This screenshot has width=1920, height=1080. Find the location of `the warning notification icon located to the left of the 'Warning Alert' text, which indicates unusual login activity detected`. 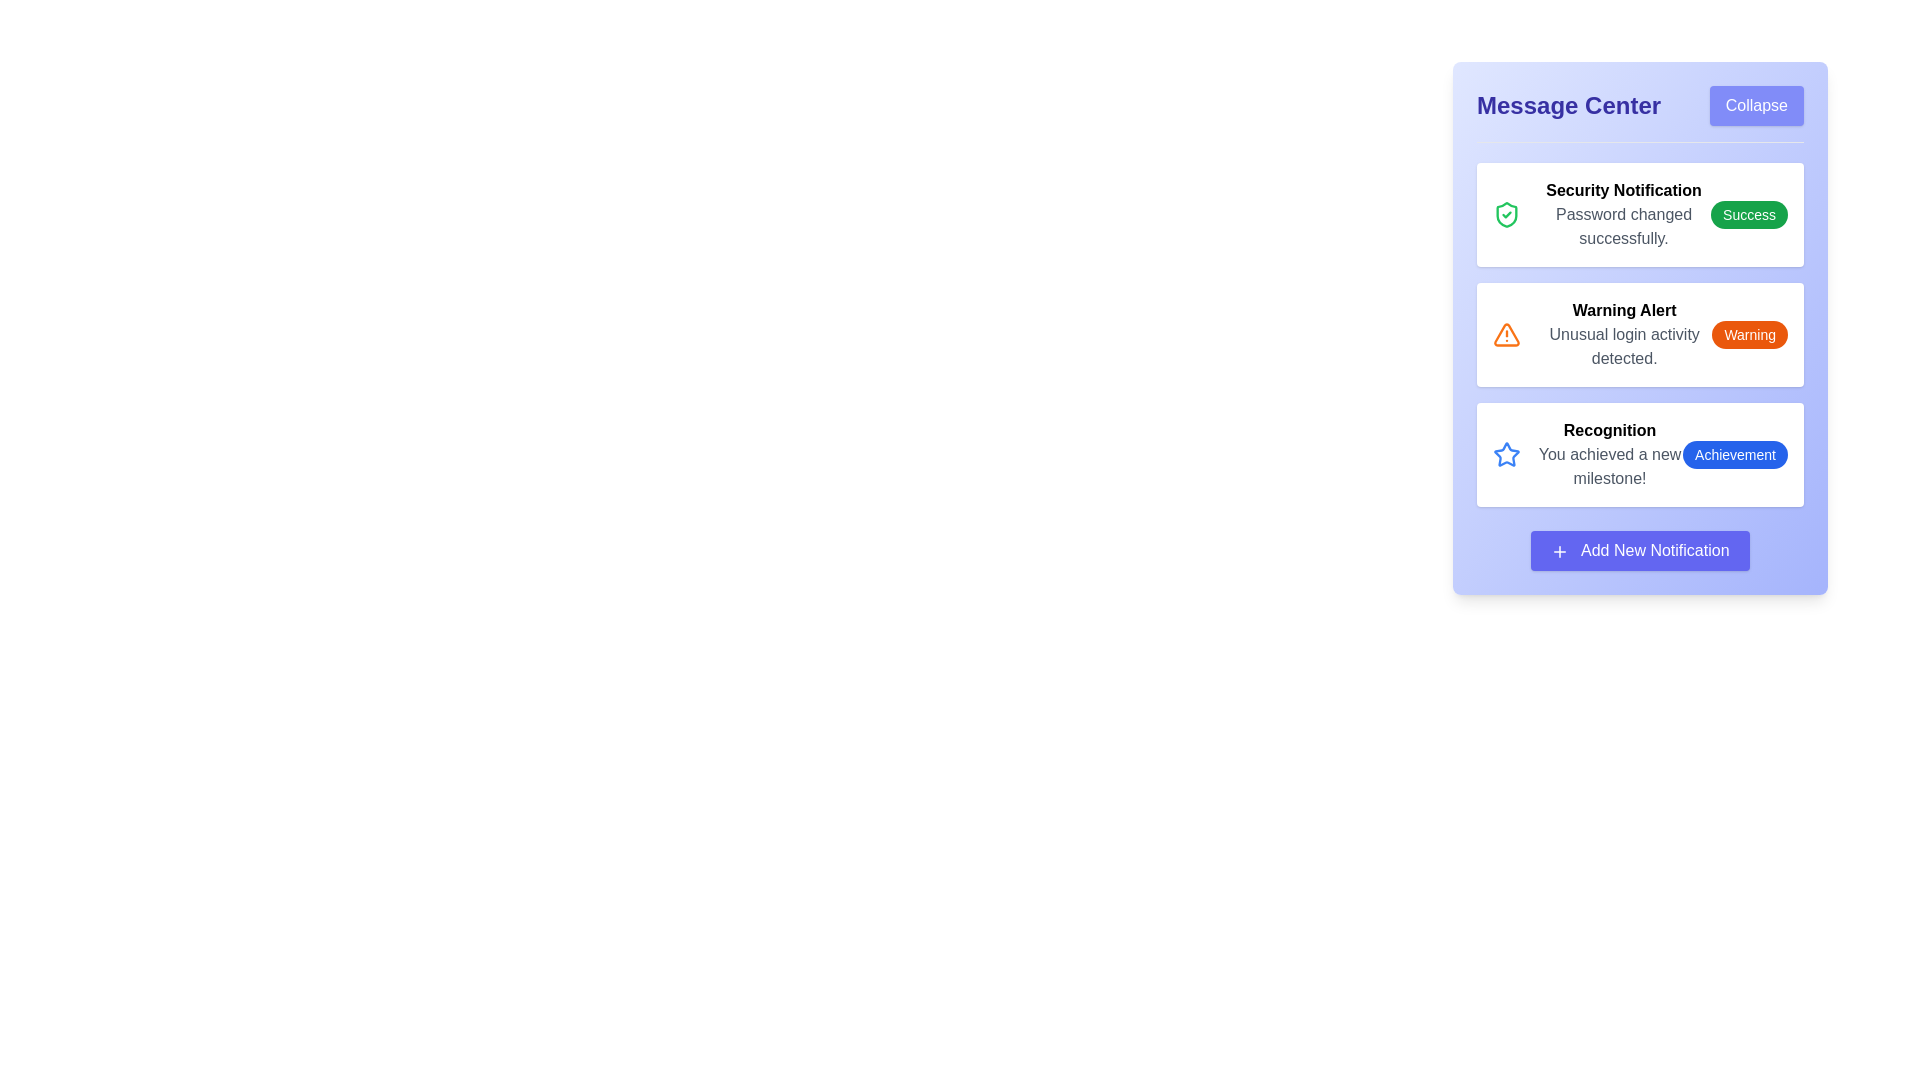

the warning notification icon located to the left of the 'Warning Alert' text, which indicates unusual login activity detected is located at coordinates (1507, 334).